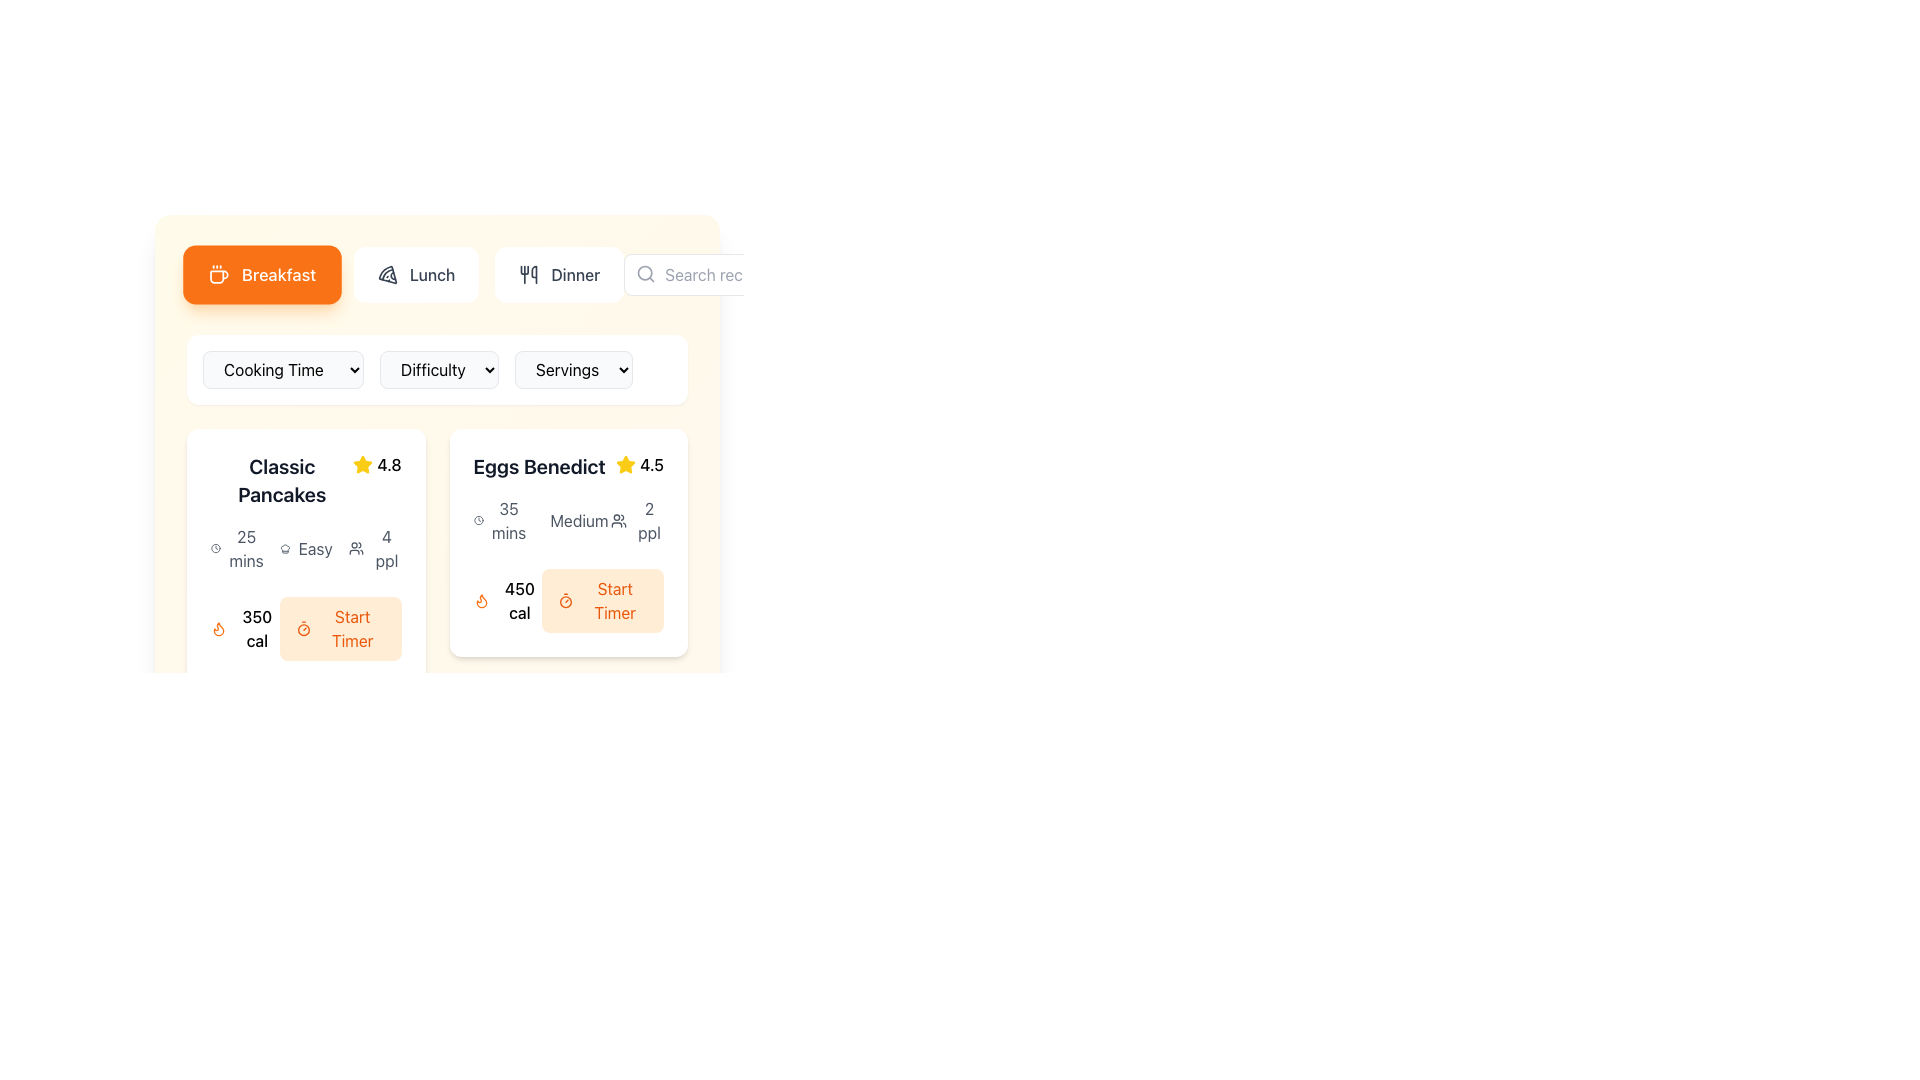  What do you see at coordinates (387, 274) in the screenshot?
I see `the curved line segment of the graphic icon that is part of the design near the 'Lunch' button resembling a pizza slice` at bounding box center [387, 274].